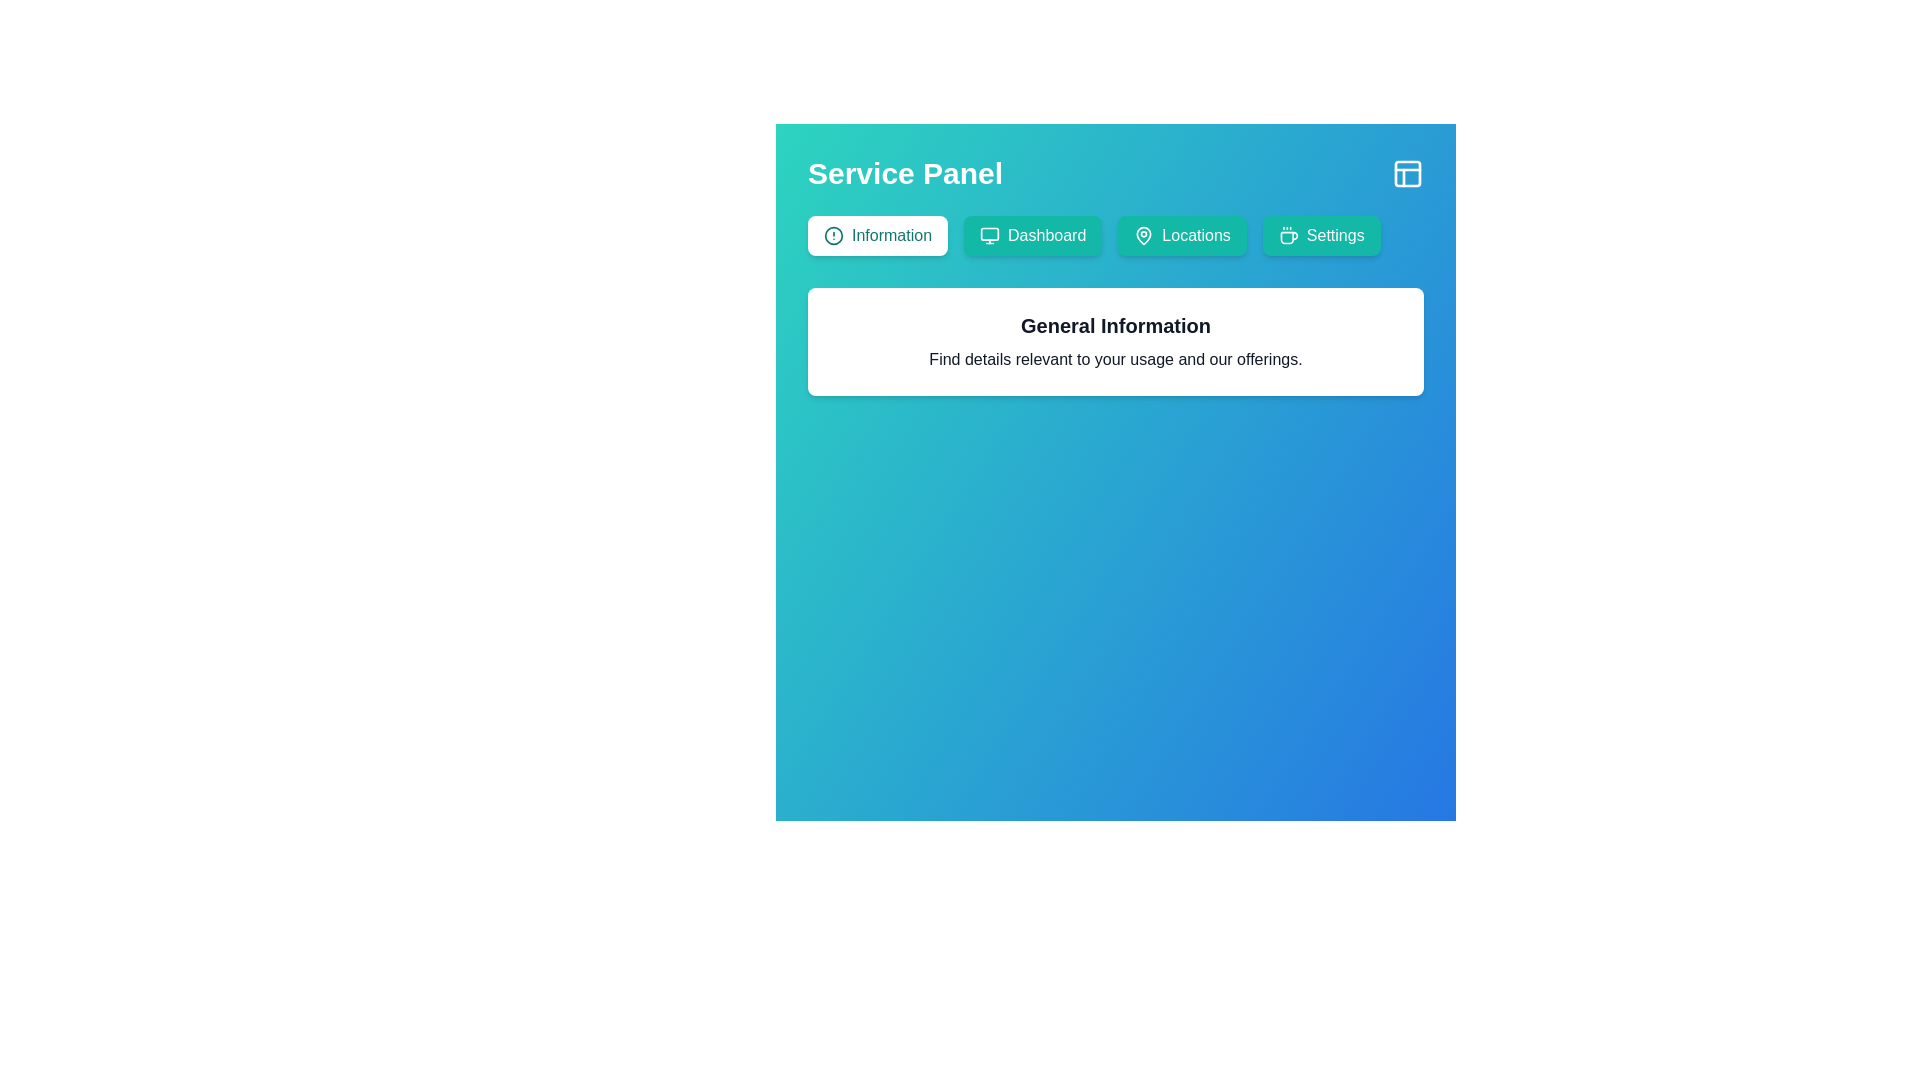 This screenshot has width=1920, height=1080. What do you see at coordinates (1144, 234) in the screenshot?
I see `the pin icon within the 'Locations' button on the navigation bar` at bounding box center [1144, 234].